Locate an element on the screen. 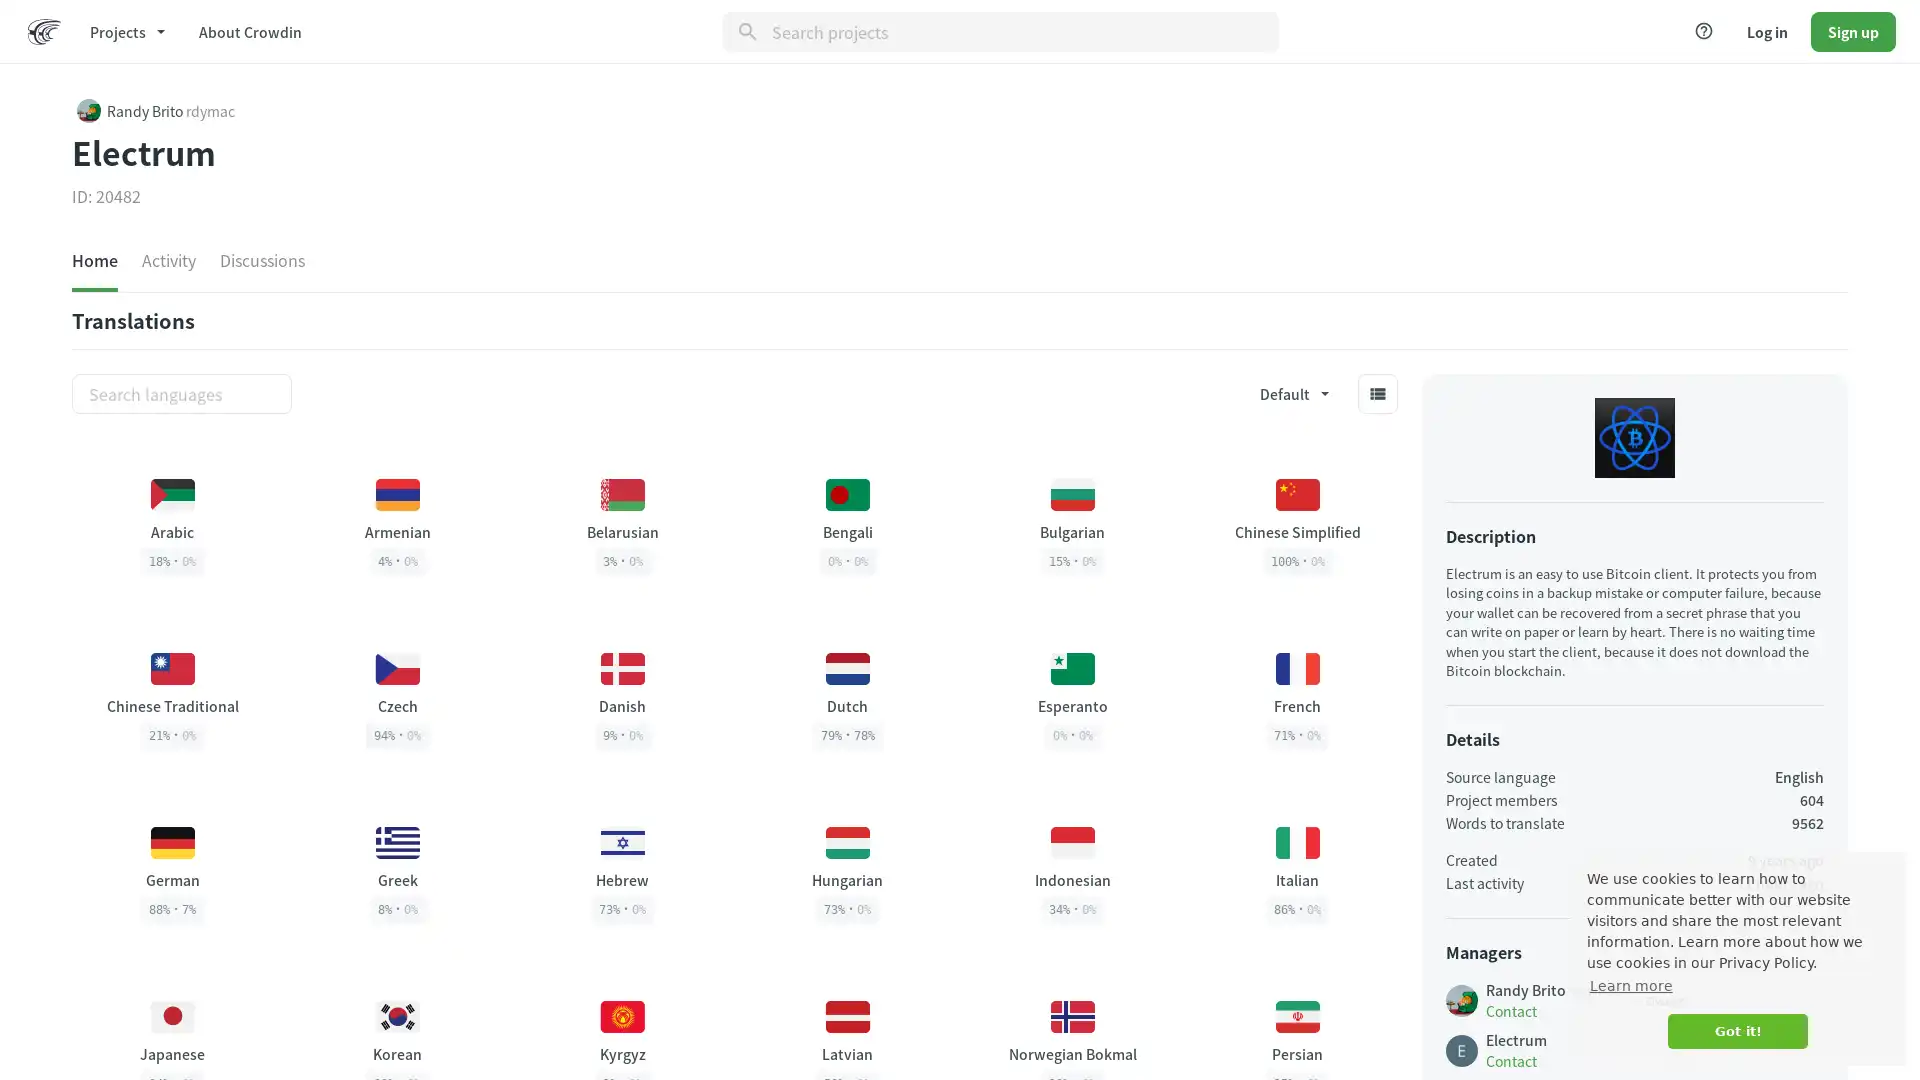  learn more about cookies is located at coordinates (1630, 985).